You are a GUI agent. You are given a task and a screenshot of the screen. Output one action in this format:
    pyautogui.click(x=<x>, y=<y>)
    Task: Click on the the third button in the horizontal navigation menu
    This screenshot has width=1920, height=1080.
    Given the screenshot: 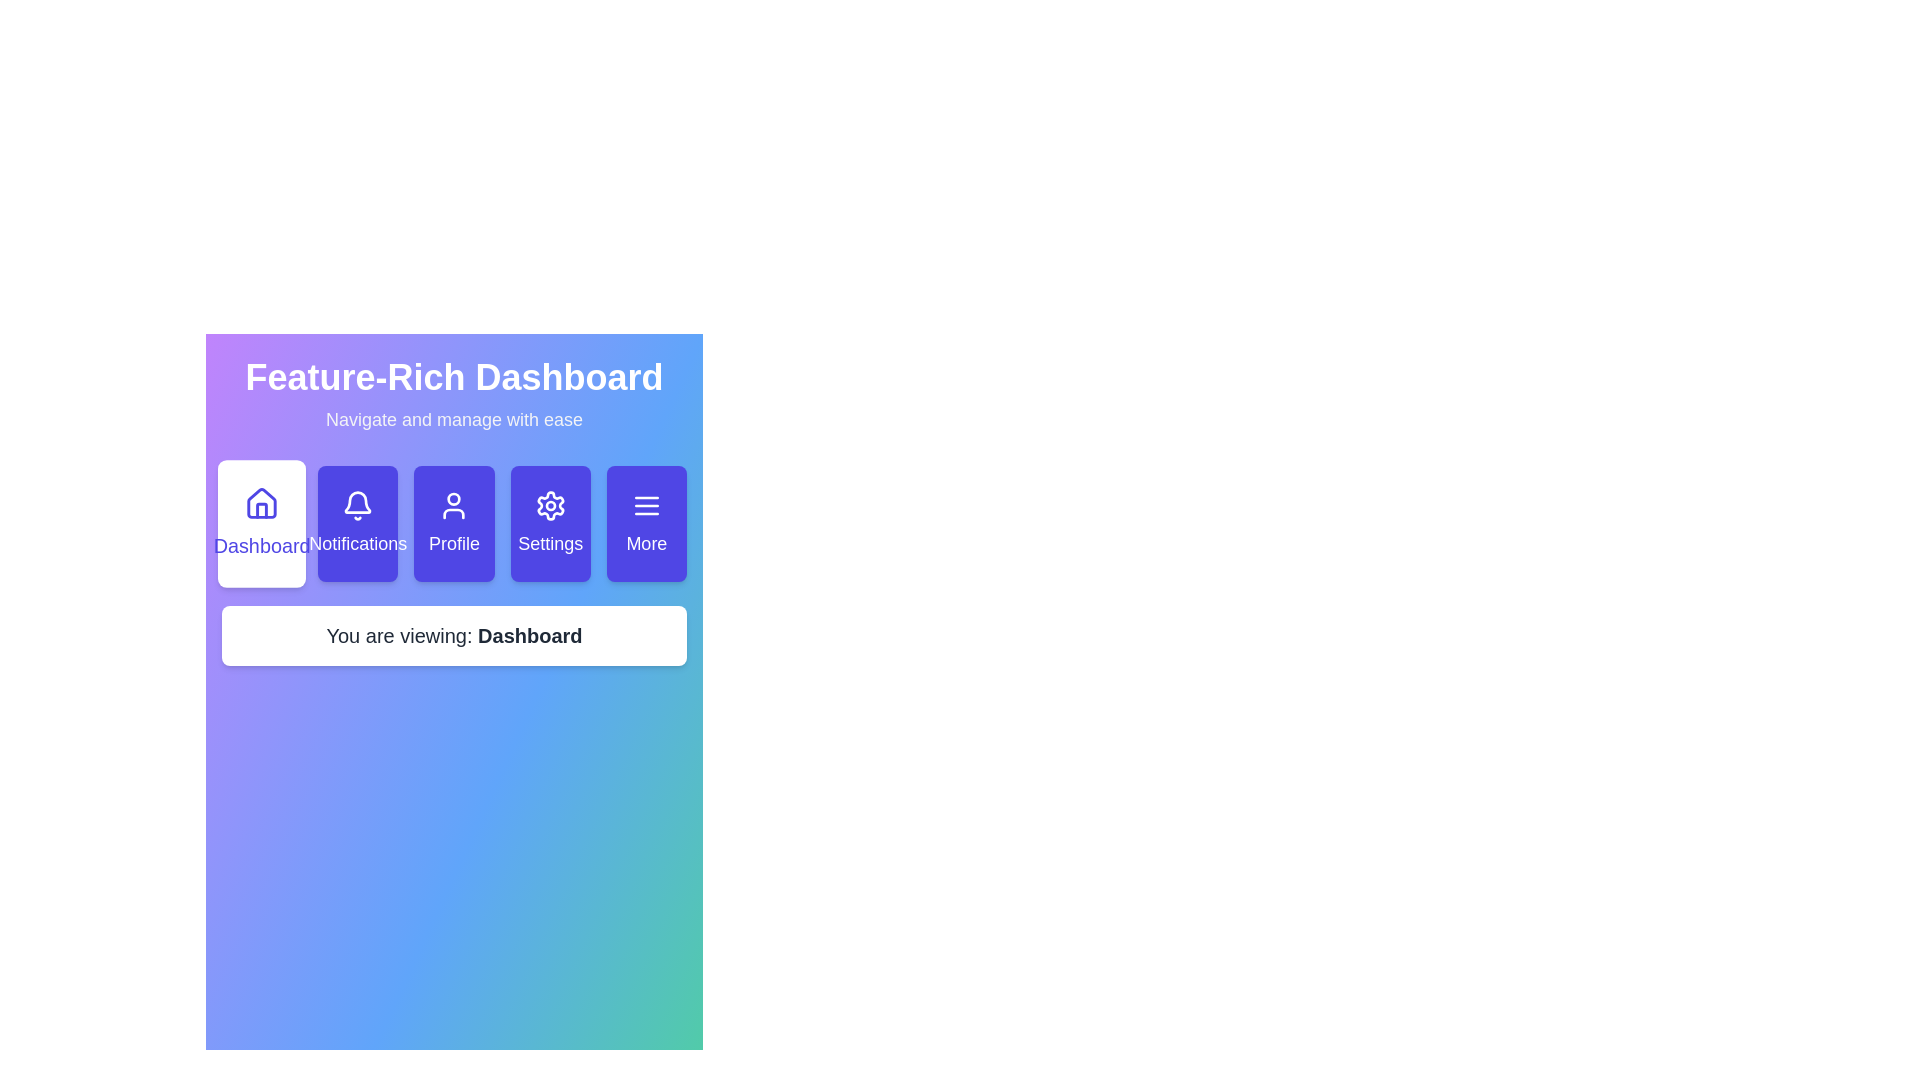 What is the action you would take?
    pyautogui.click(x=453, y=523)
    